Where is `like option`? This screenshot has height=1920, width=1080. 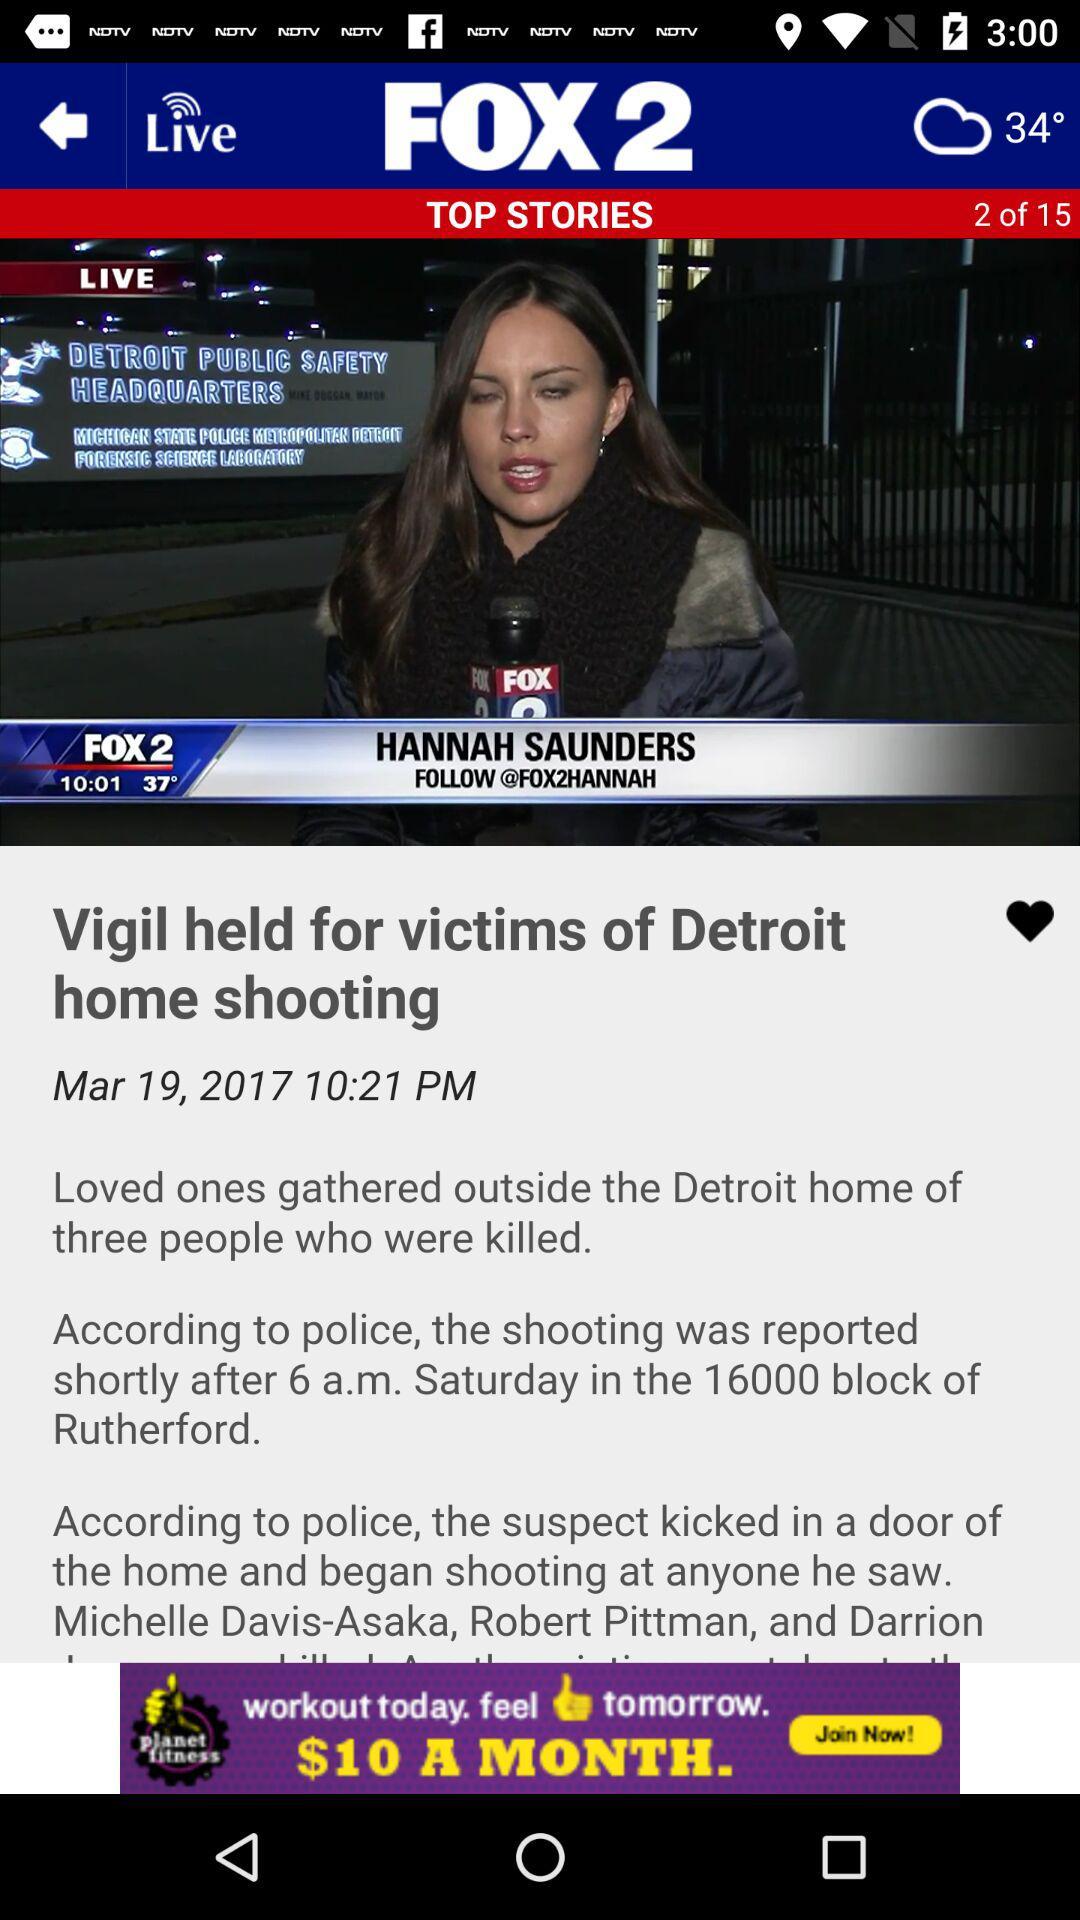
like option is located at coordinates (1017, 920).